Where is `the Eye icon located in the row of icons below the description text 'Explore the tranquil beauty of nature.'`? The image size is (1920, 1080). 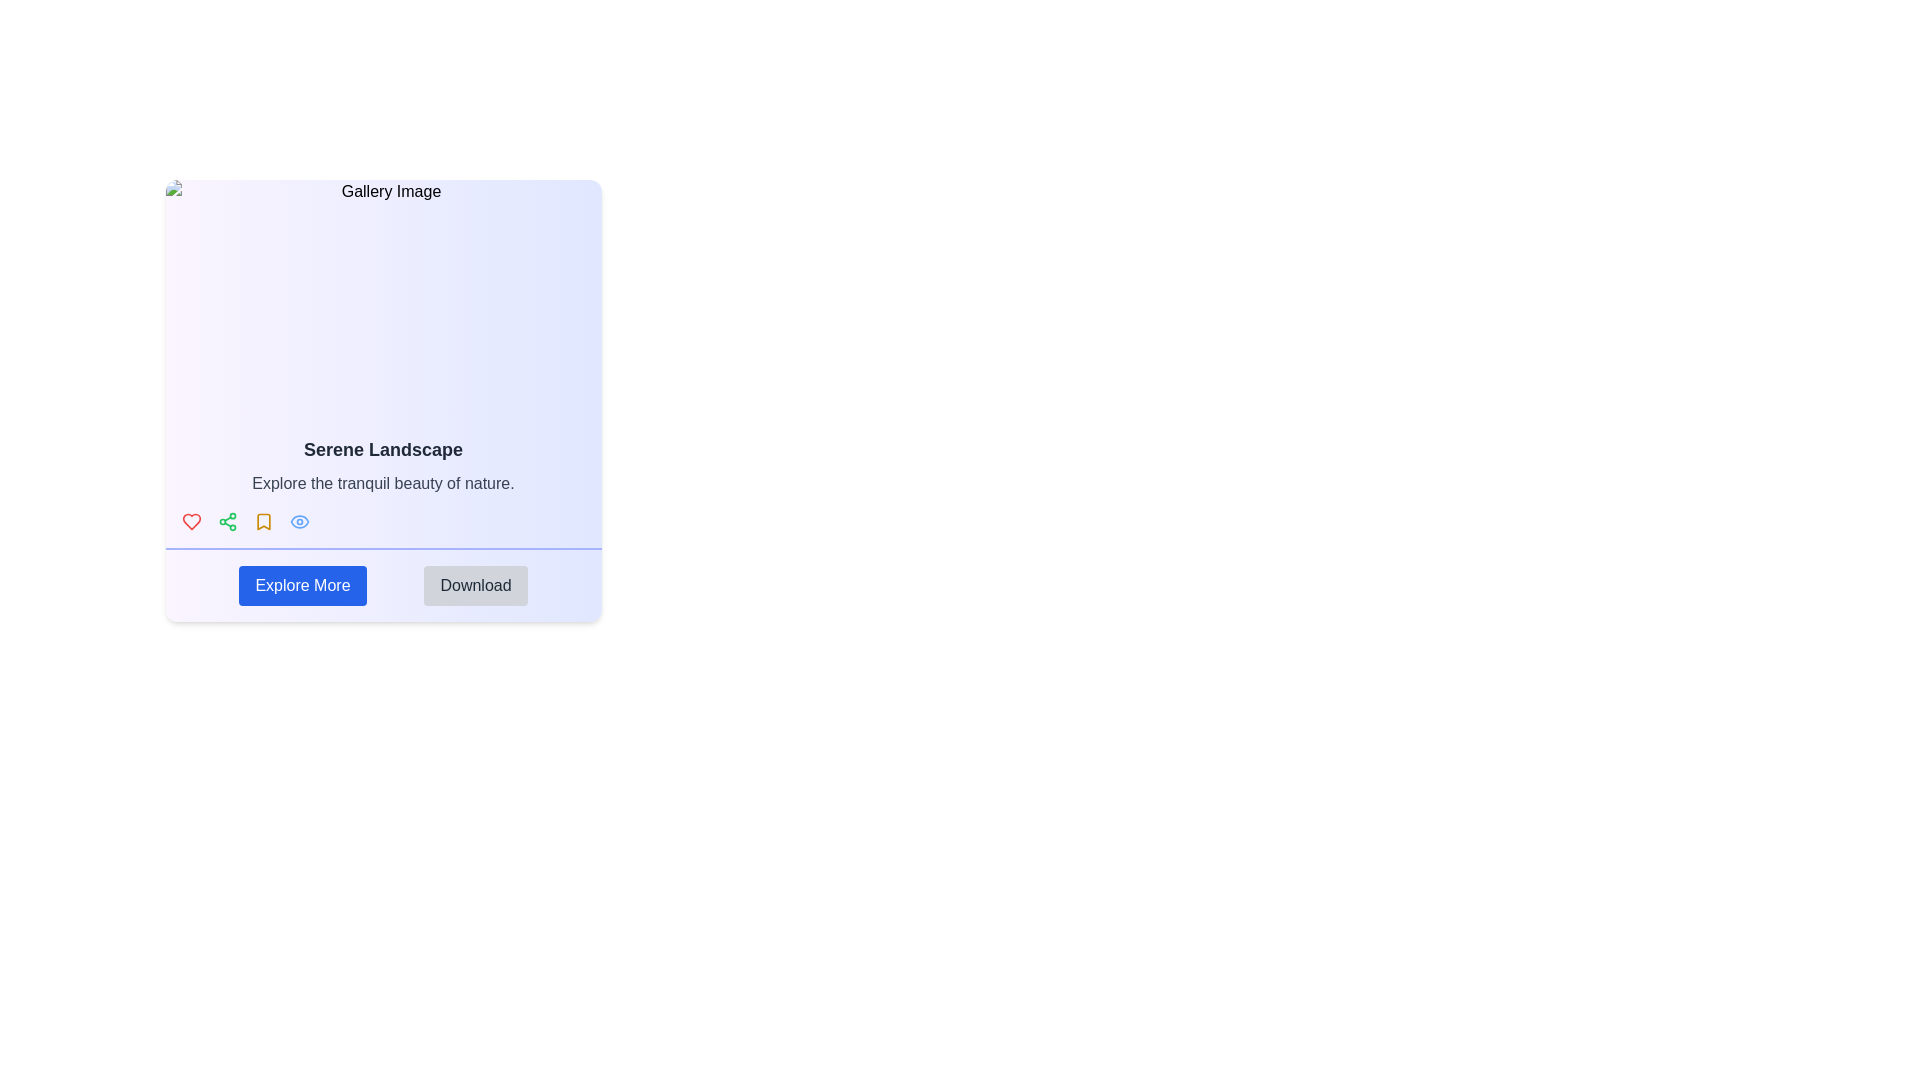
the Eye icon located in the row of icons below the description text 'Explore the tranquil beauty of nature.' is located at coordinates (298, 520).